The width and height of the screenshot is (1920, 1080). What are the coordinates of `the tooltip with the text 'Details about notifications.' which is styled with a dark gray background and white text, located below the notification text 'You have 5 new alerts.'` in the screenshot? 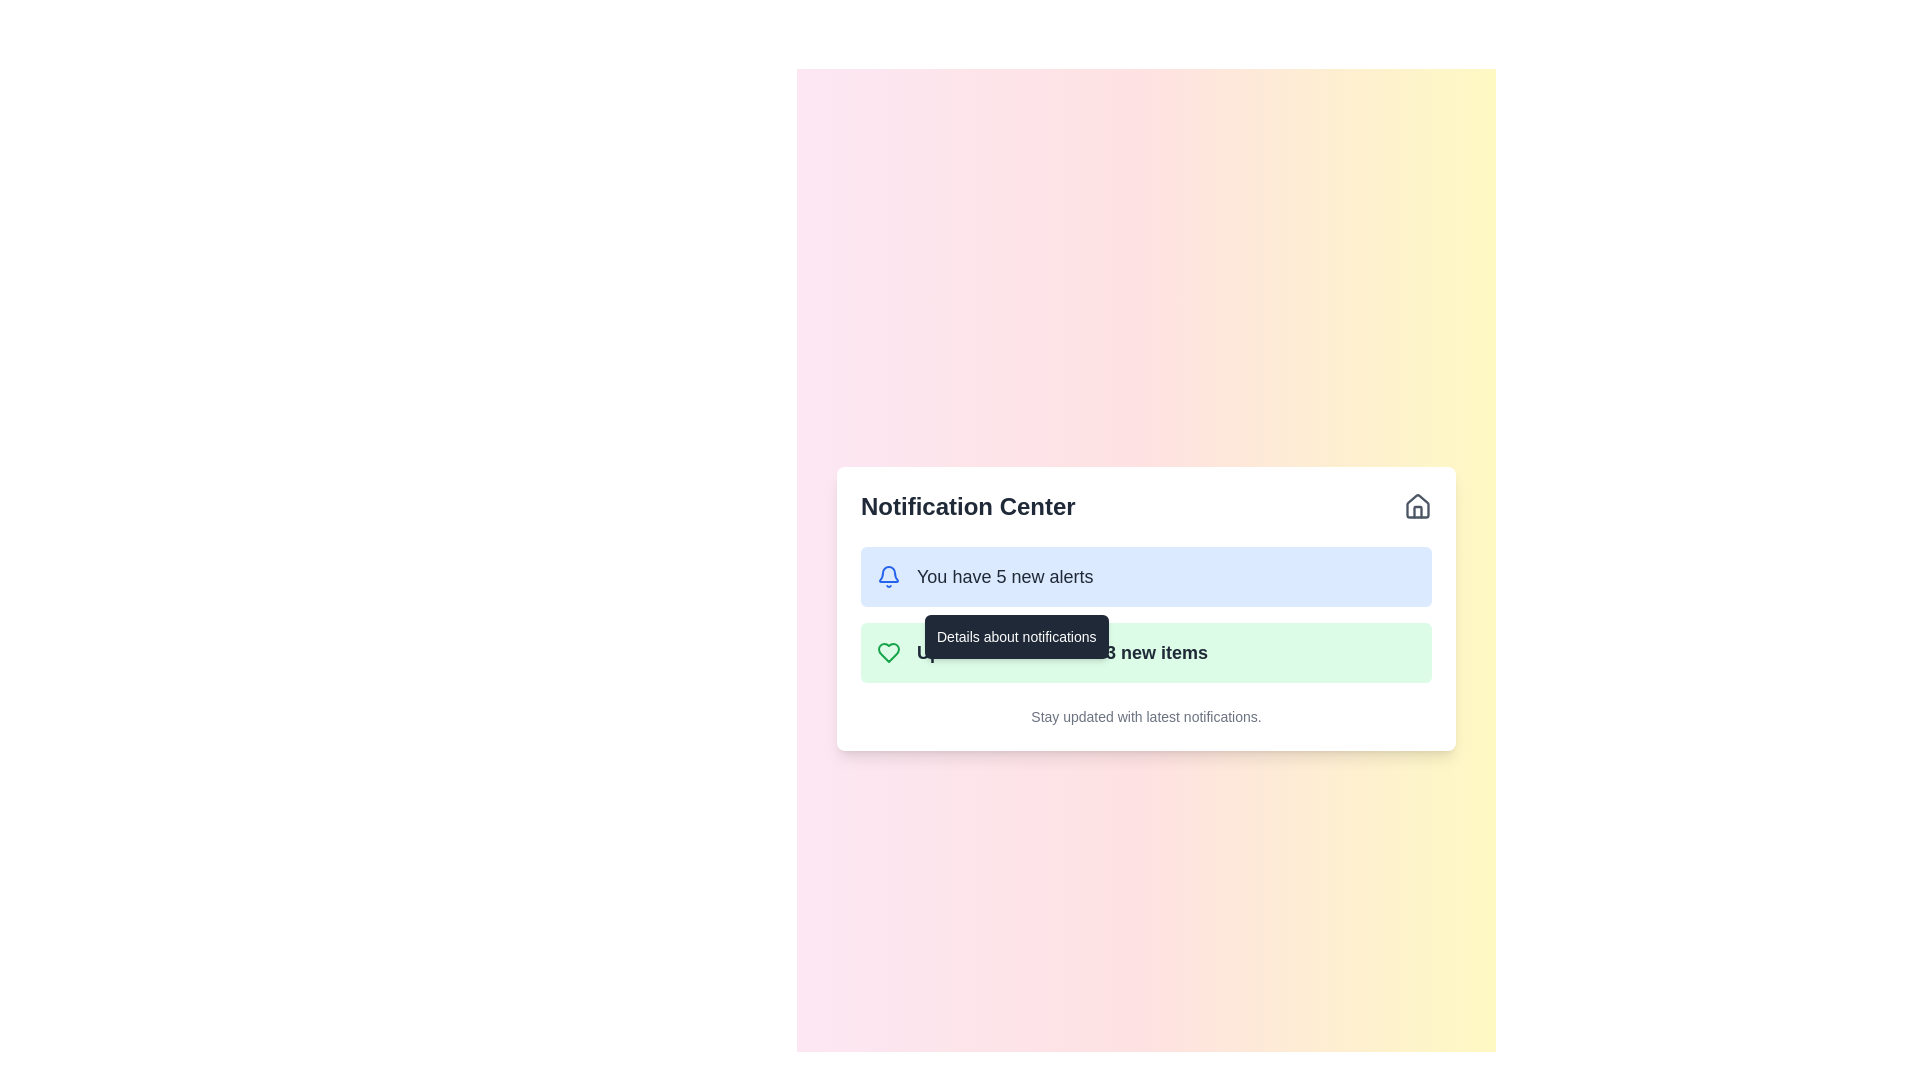 It's located at (1016, 636).